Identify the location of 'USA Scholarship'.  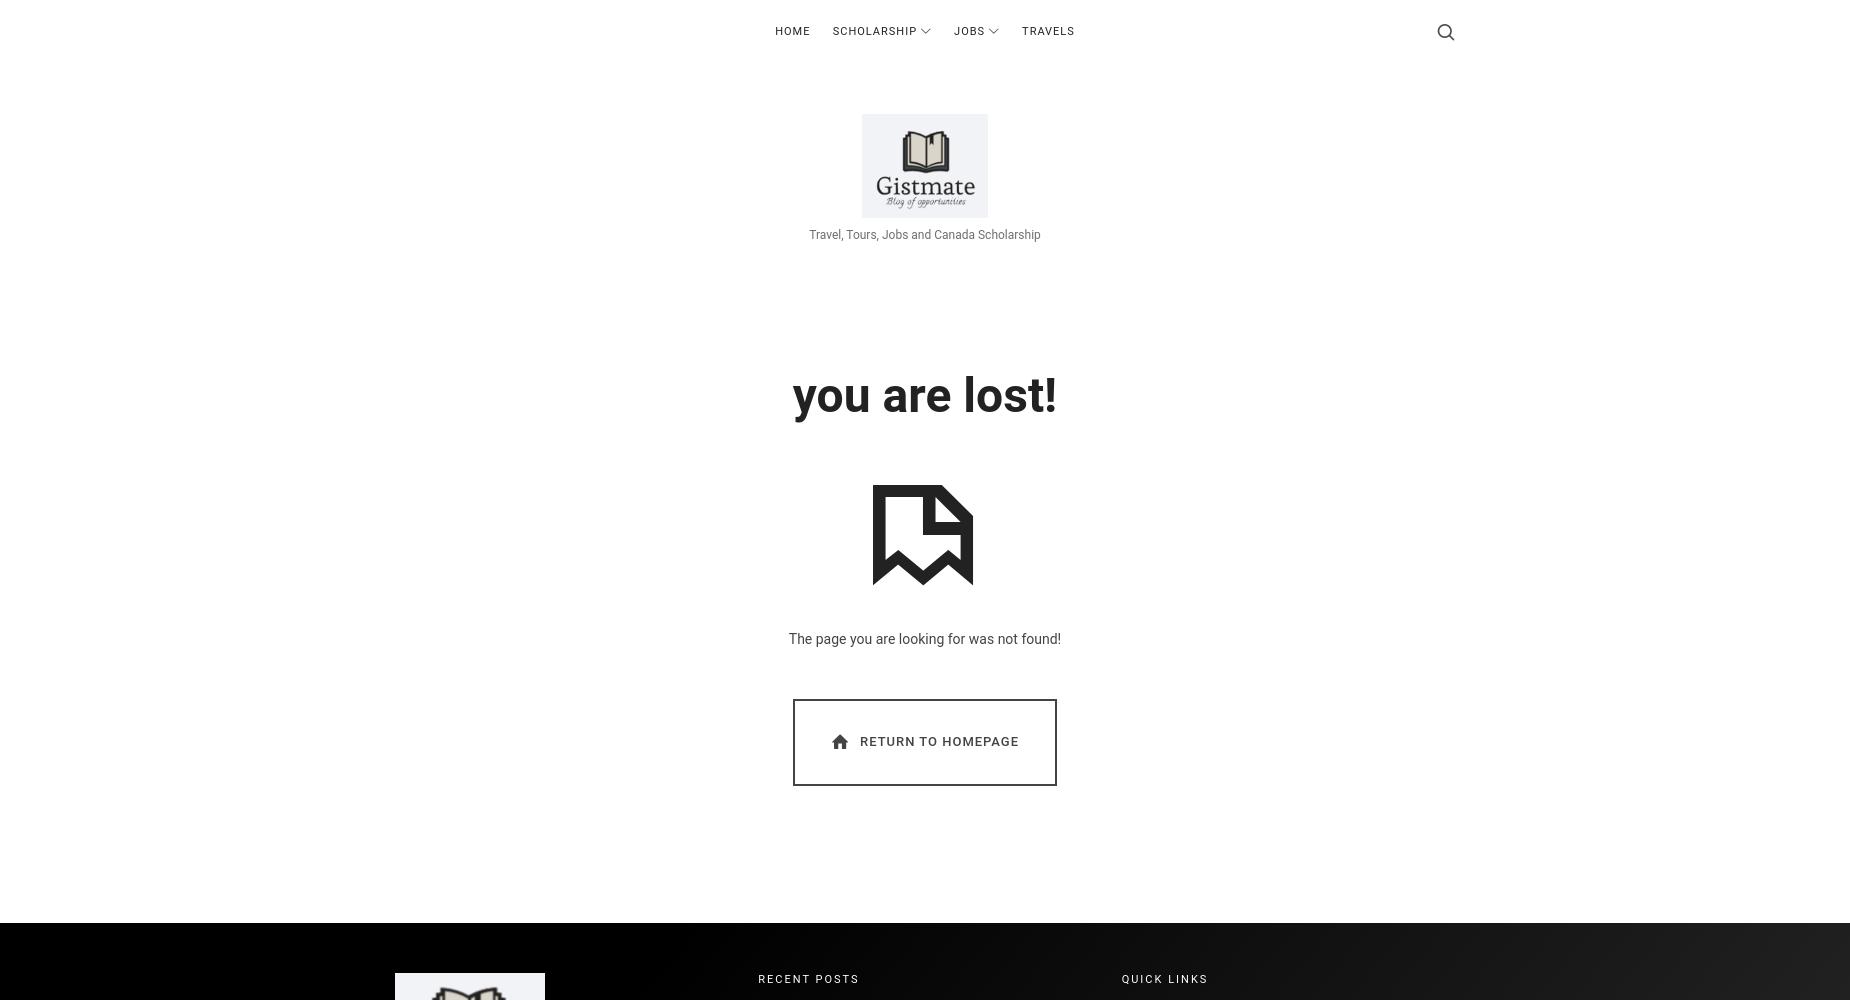
(878, 161).